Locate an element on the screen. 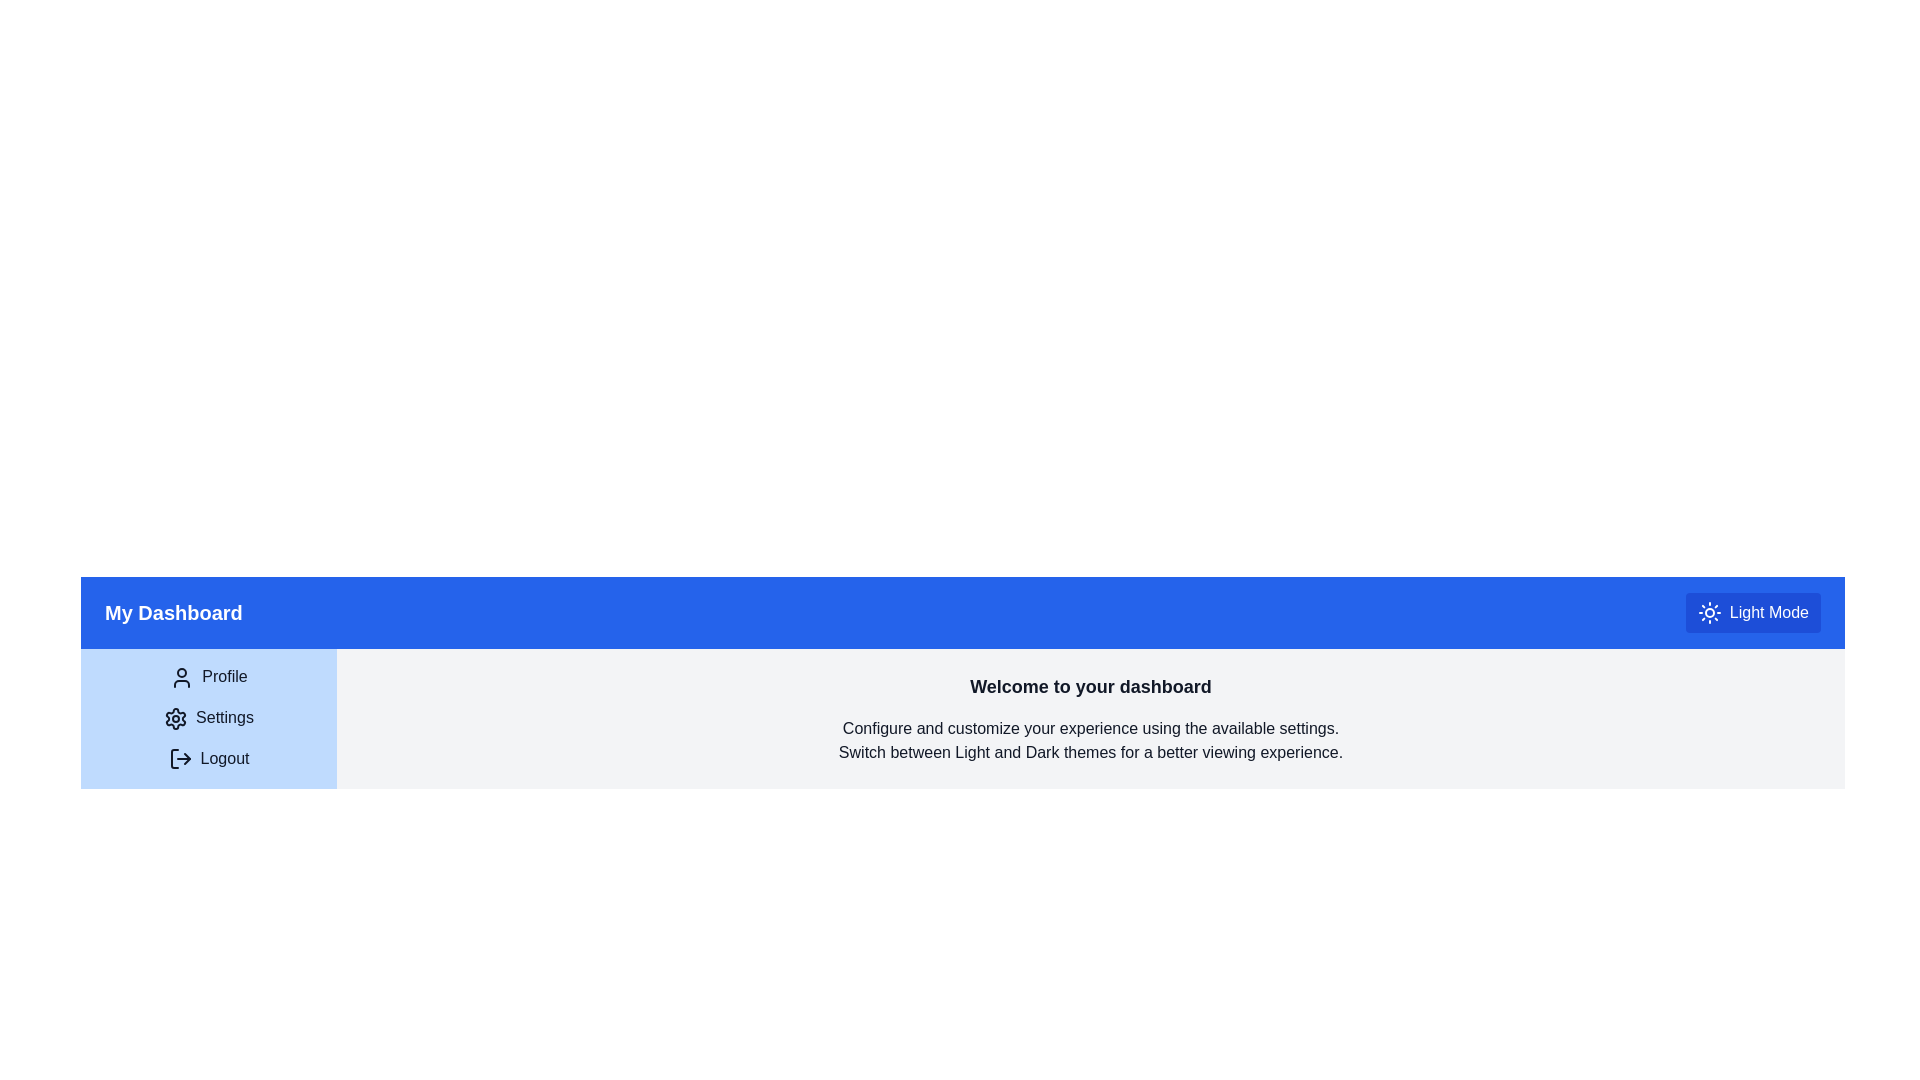 The image size is (1920, 1080). the navigational link with an icon and text located in the vertical menu, specifically positioned below 'Profile' and above 'Logout' is located at coordinates (209, 716).